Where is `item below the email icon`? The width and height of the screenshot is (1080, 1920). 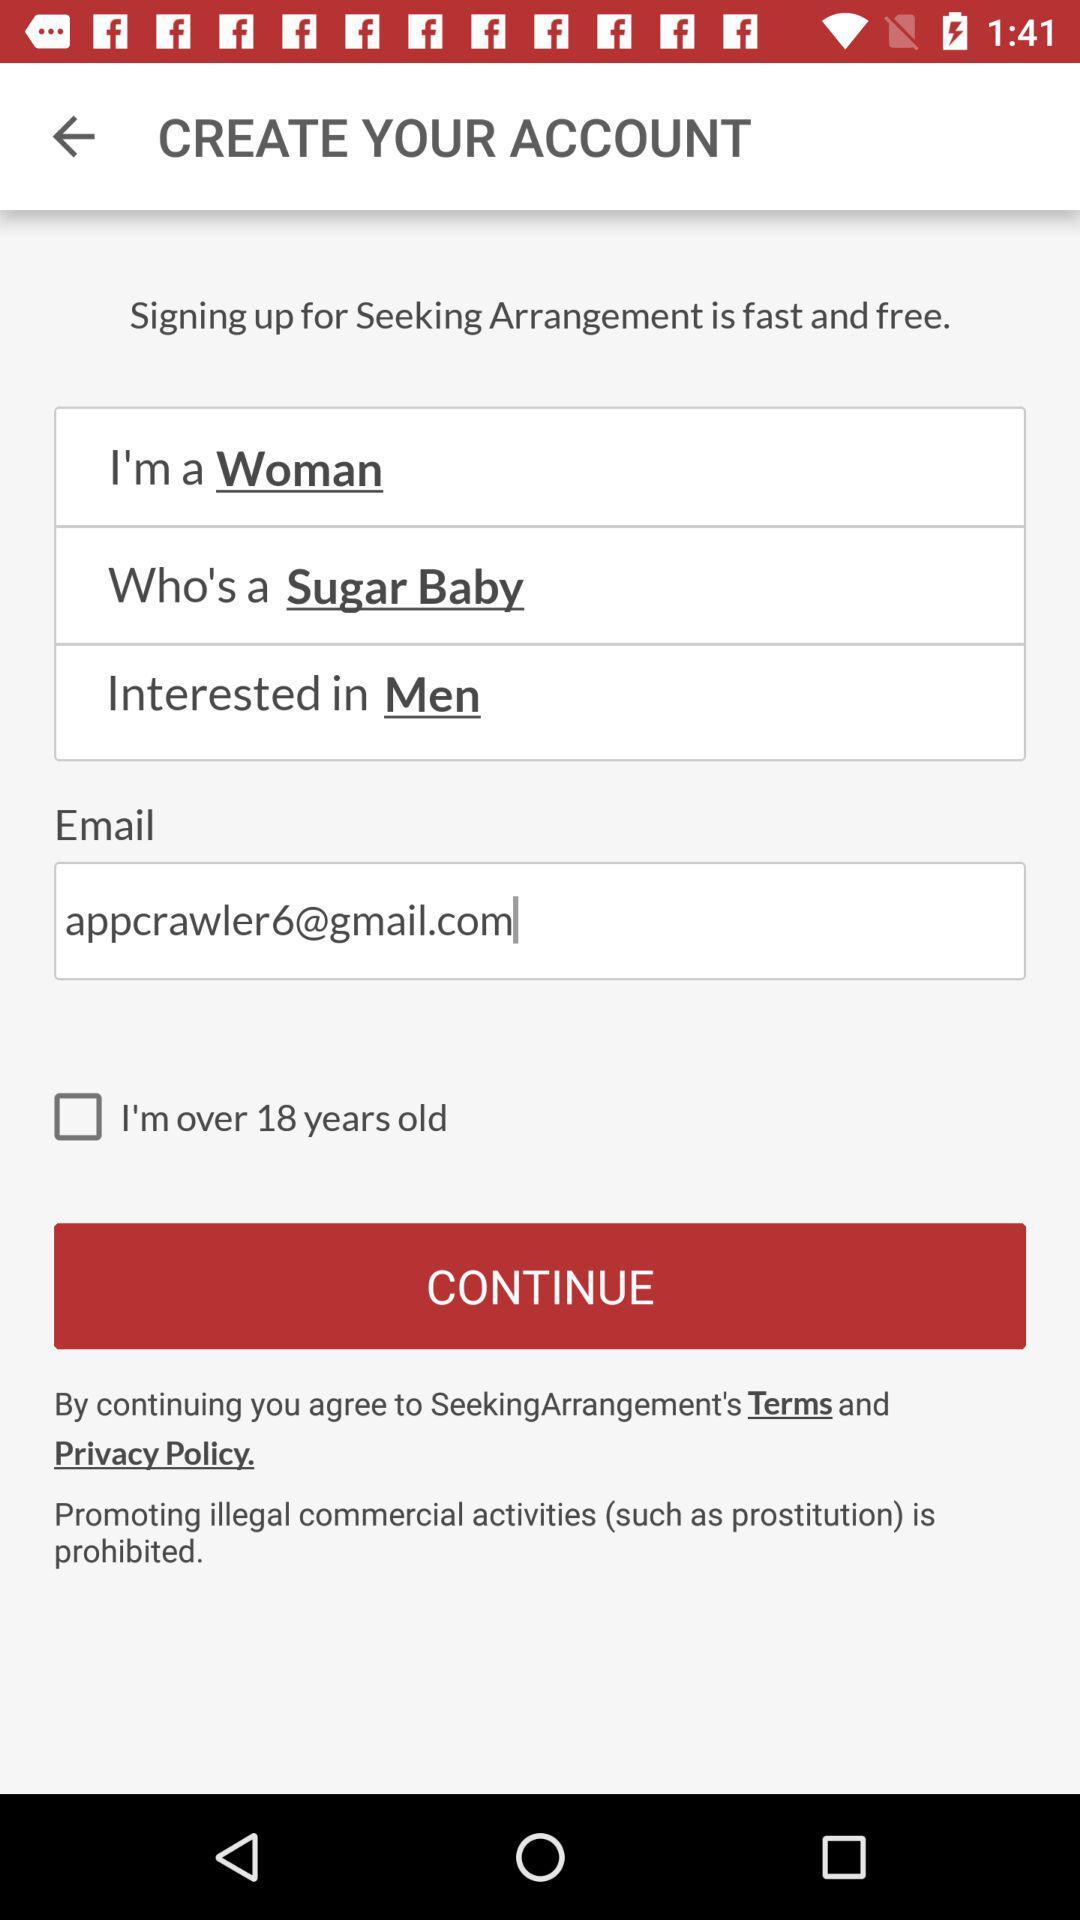
item below the email icon is located at coordinates (540, 920).